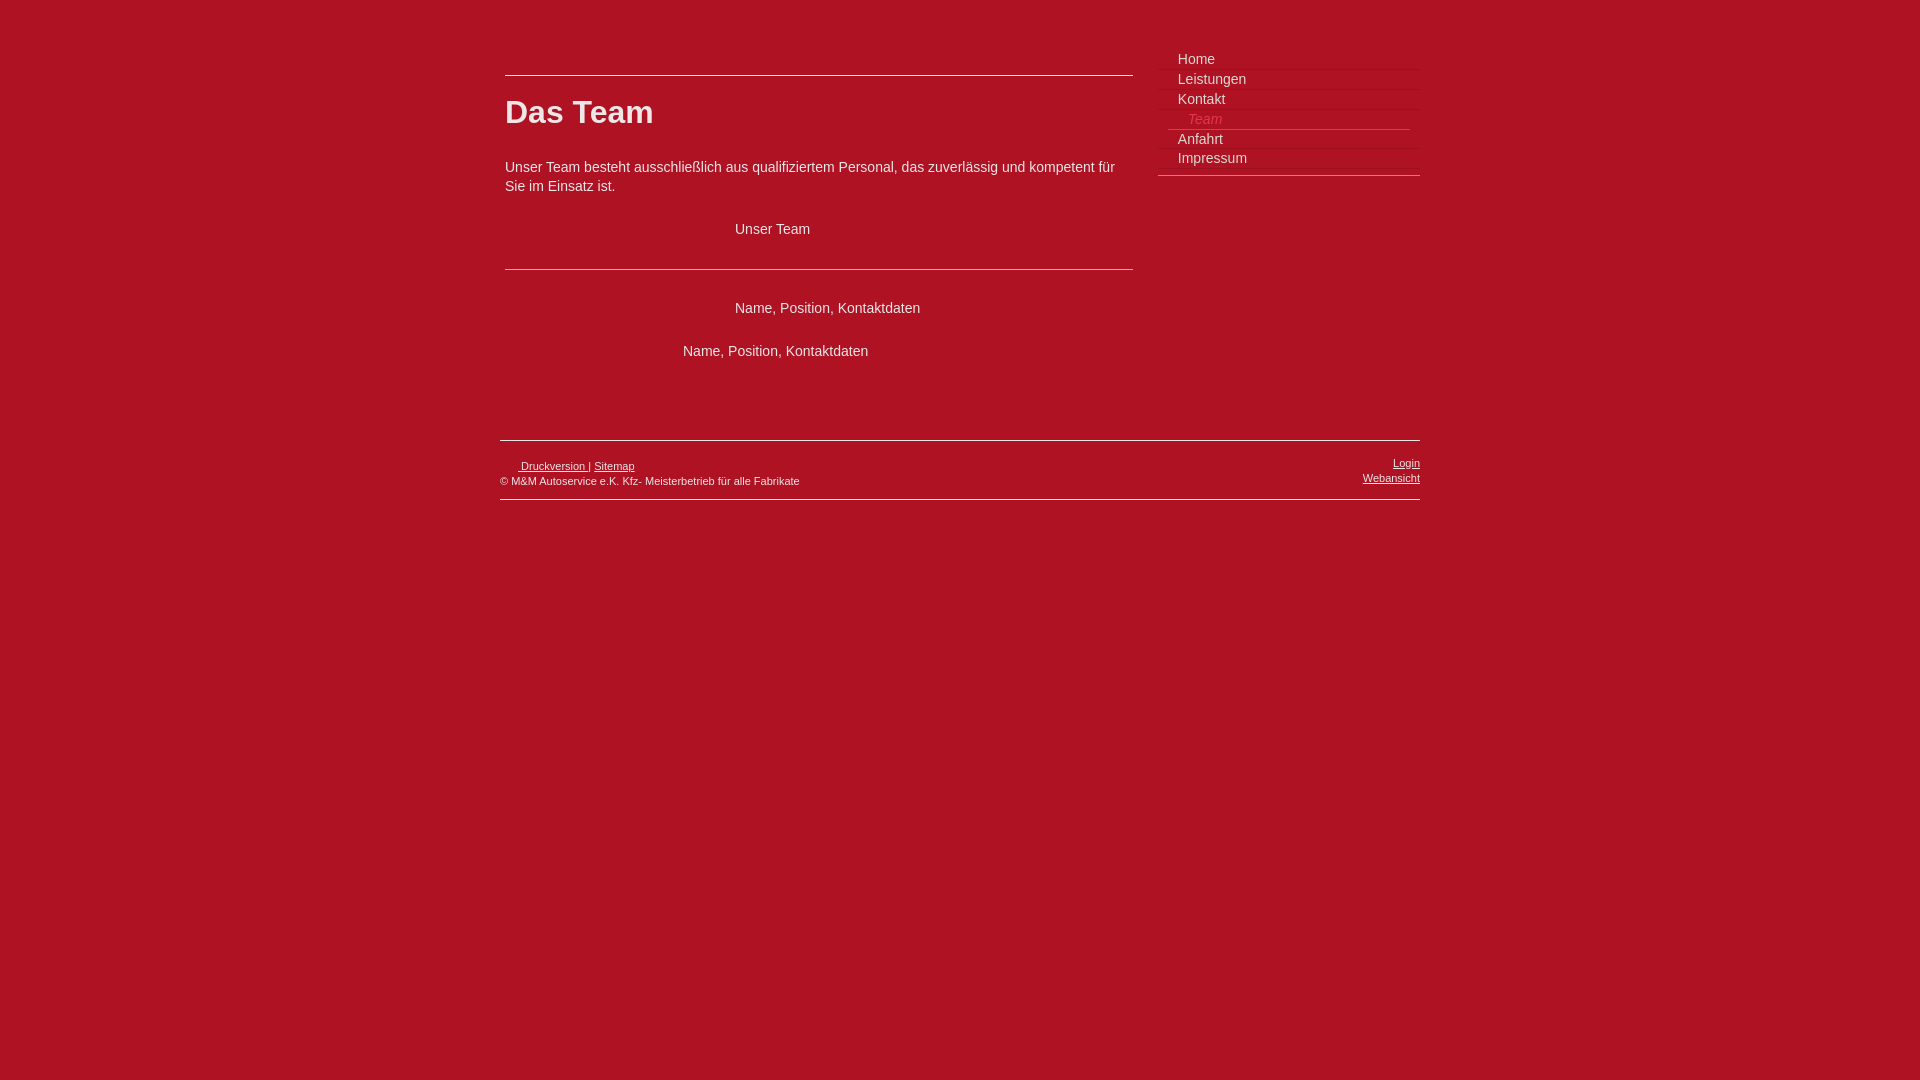  Describe the element at coordinates (1289, 59) in the screenshot. I see `'Home'` at that location.